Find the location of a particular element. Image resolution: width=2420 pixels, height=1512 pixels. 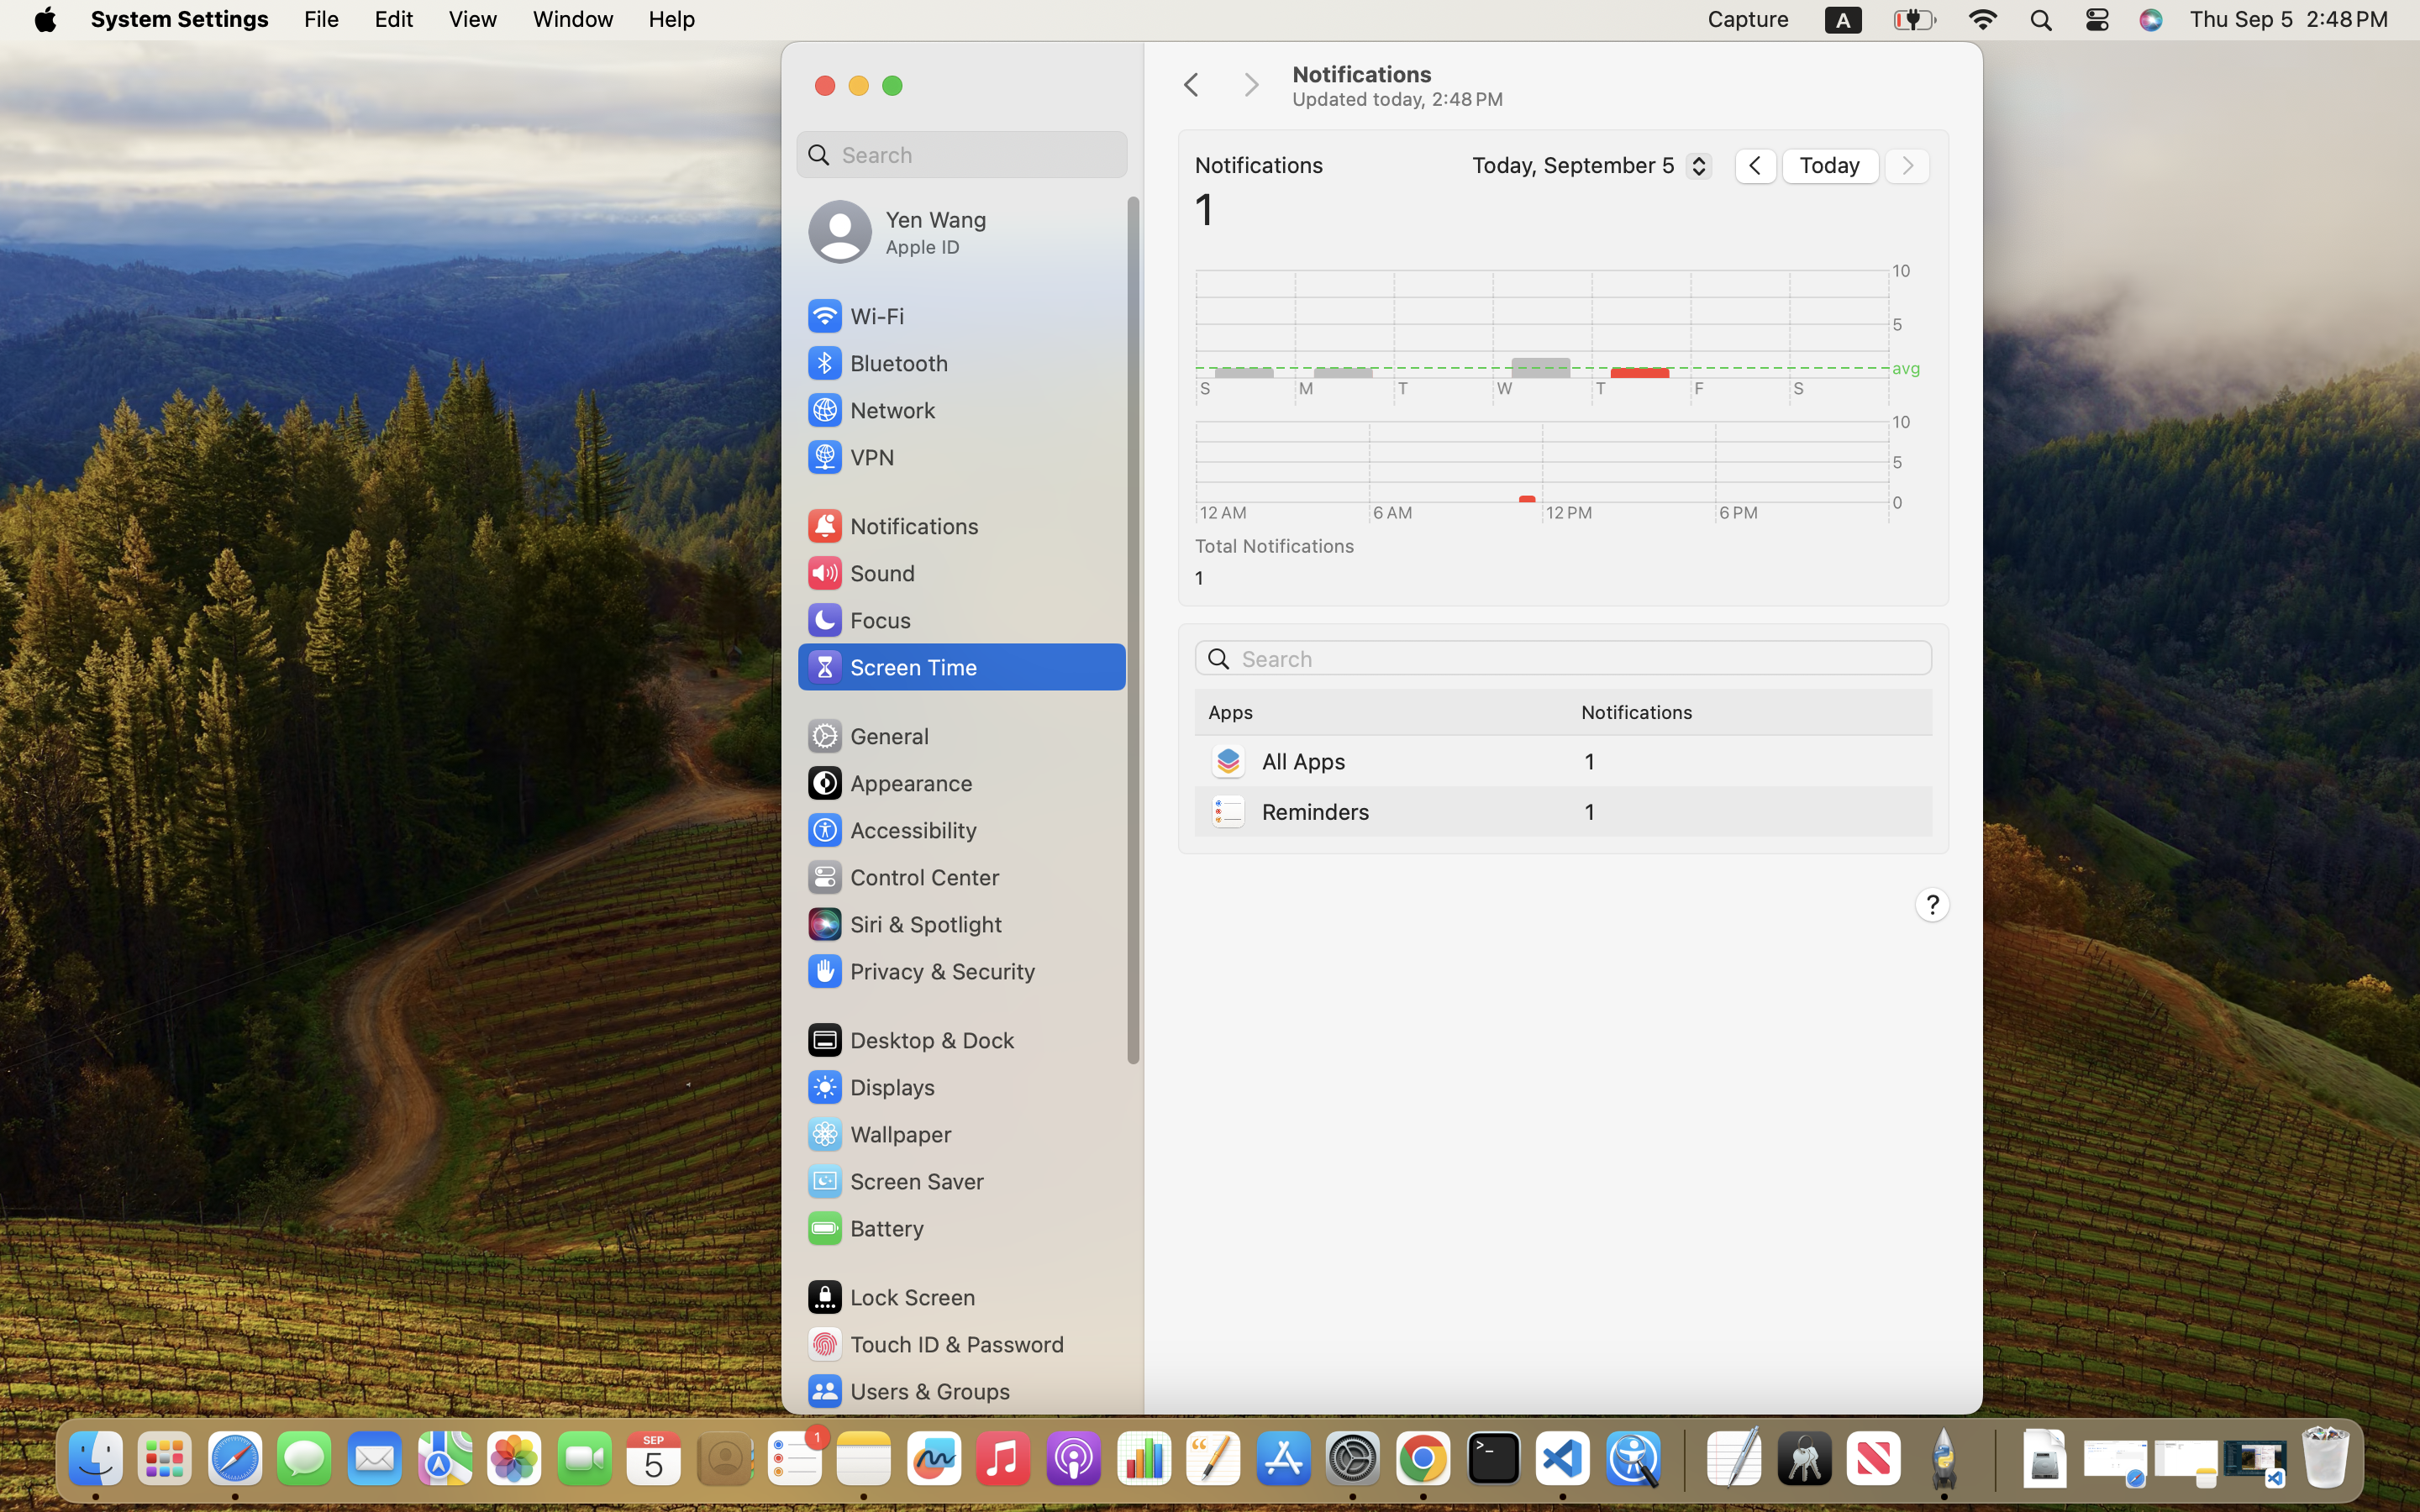

'Control Center' is located at coordinates (902, 876).